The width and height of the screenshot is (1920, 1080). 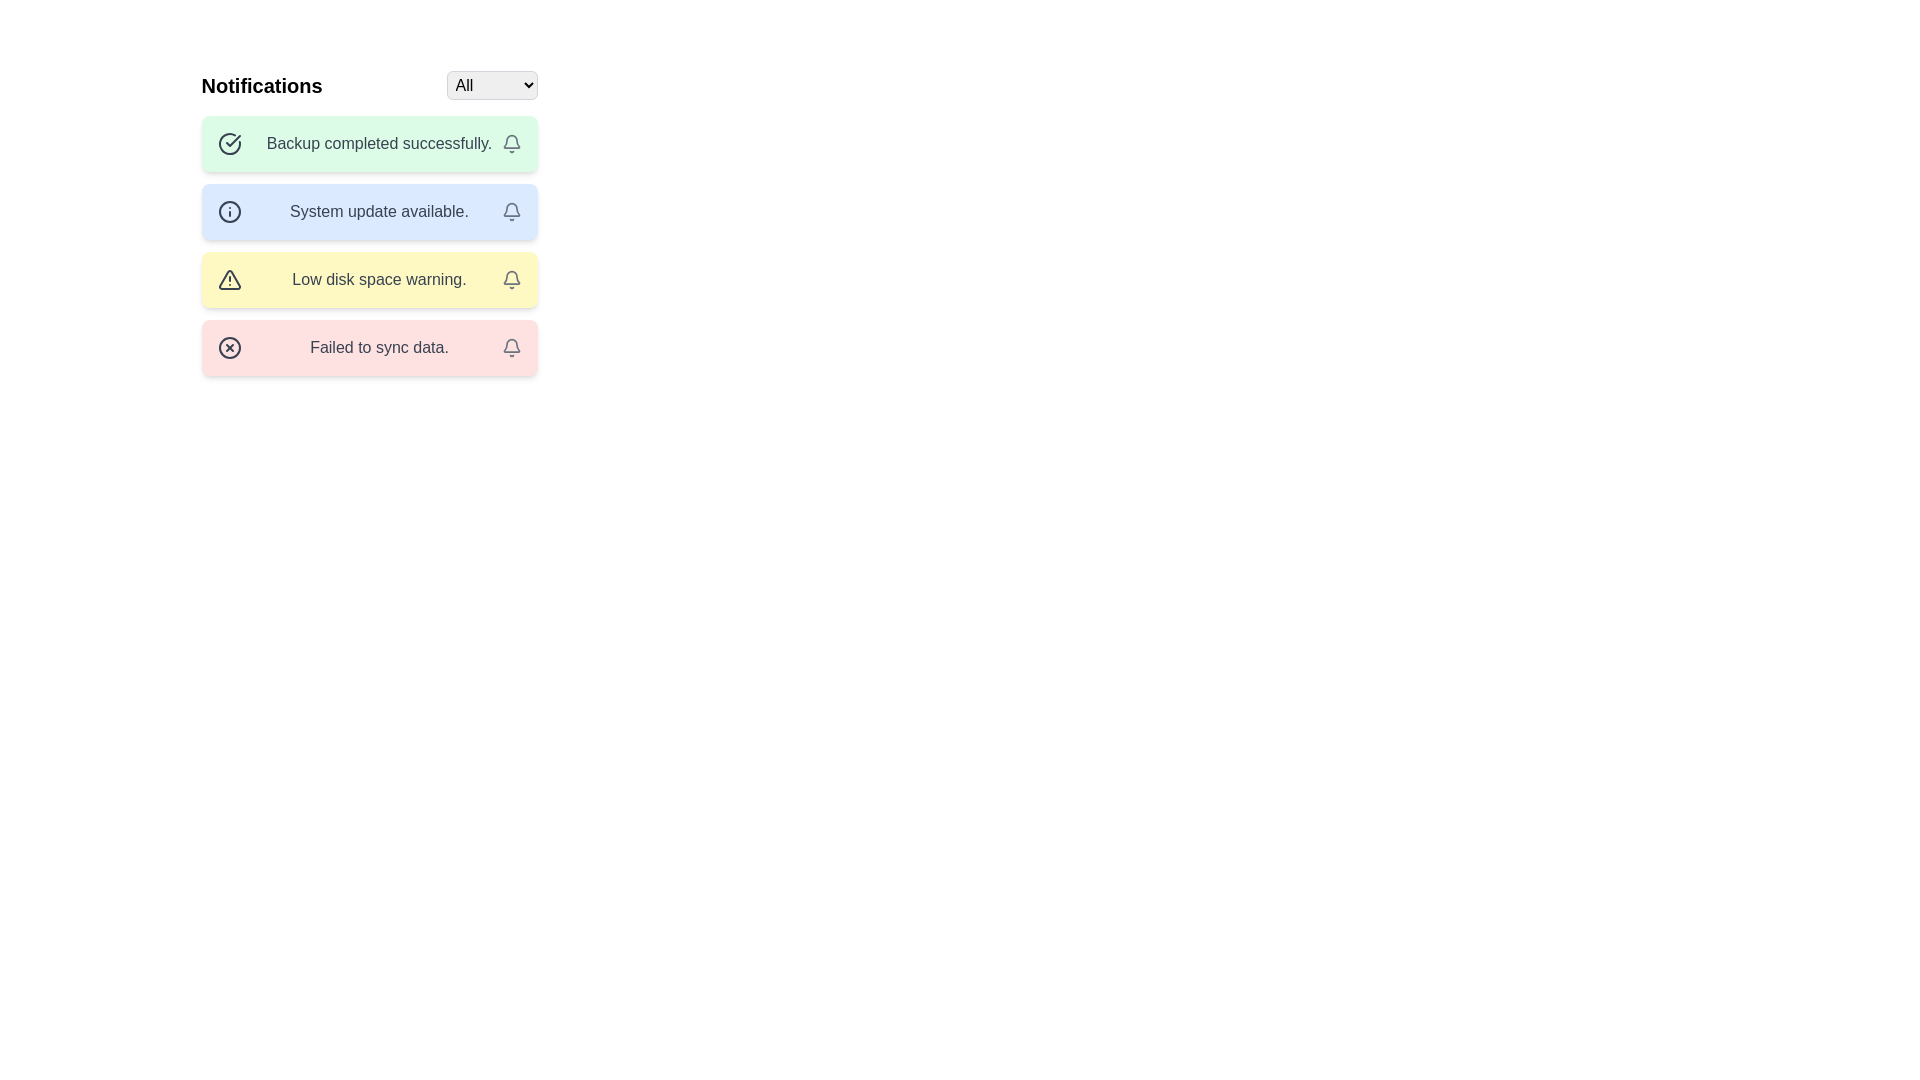 I want to click on the small light gray bell icon located on the far right of the red notification banner that reads 'Failed to sync data.' to interact with it, so click(x=511, y=346).